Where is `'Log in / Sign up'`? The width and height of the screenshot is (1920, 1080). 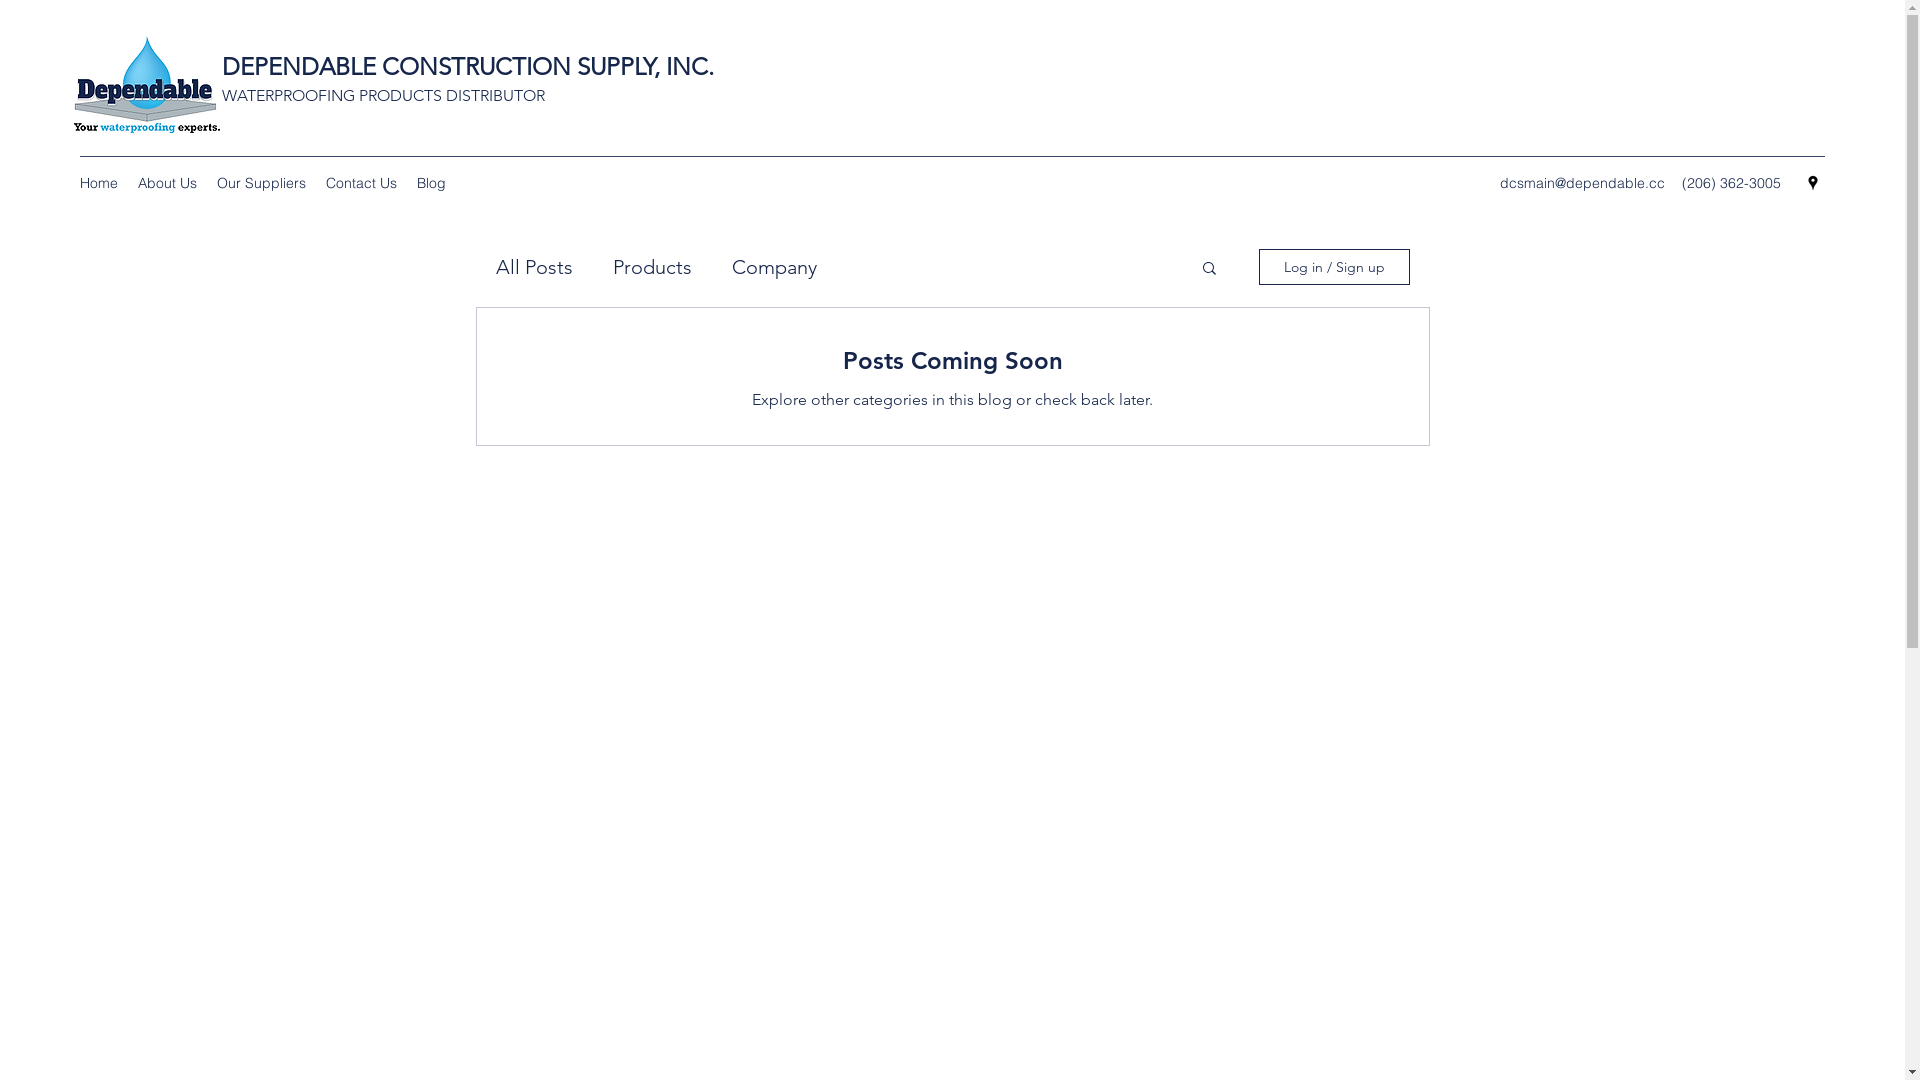
'Log in / Sign up' is located at coordinates (1333, 265).